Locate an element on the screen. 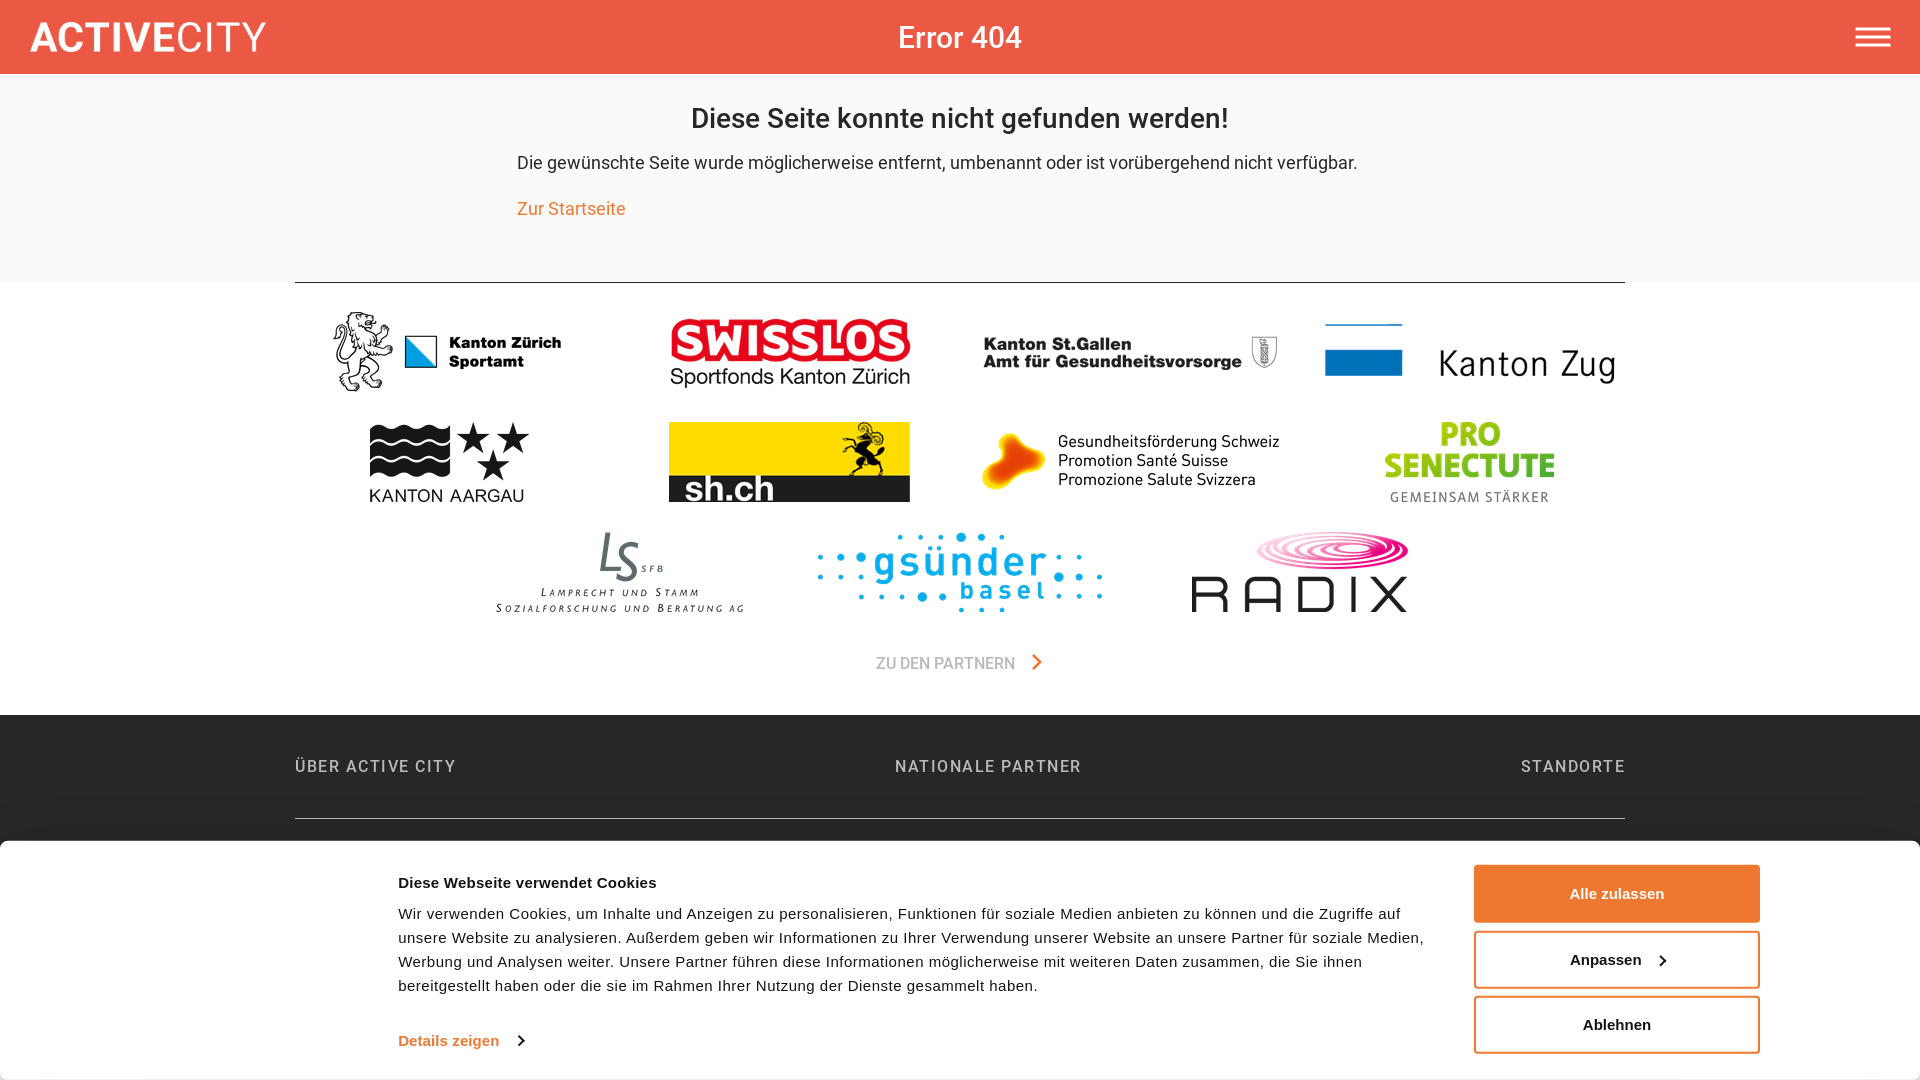 The width and height of the screenshot is (1920, 1080). 'ZU DEN PARTNERN' is located at coordinates (960, 663).